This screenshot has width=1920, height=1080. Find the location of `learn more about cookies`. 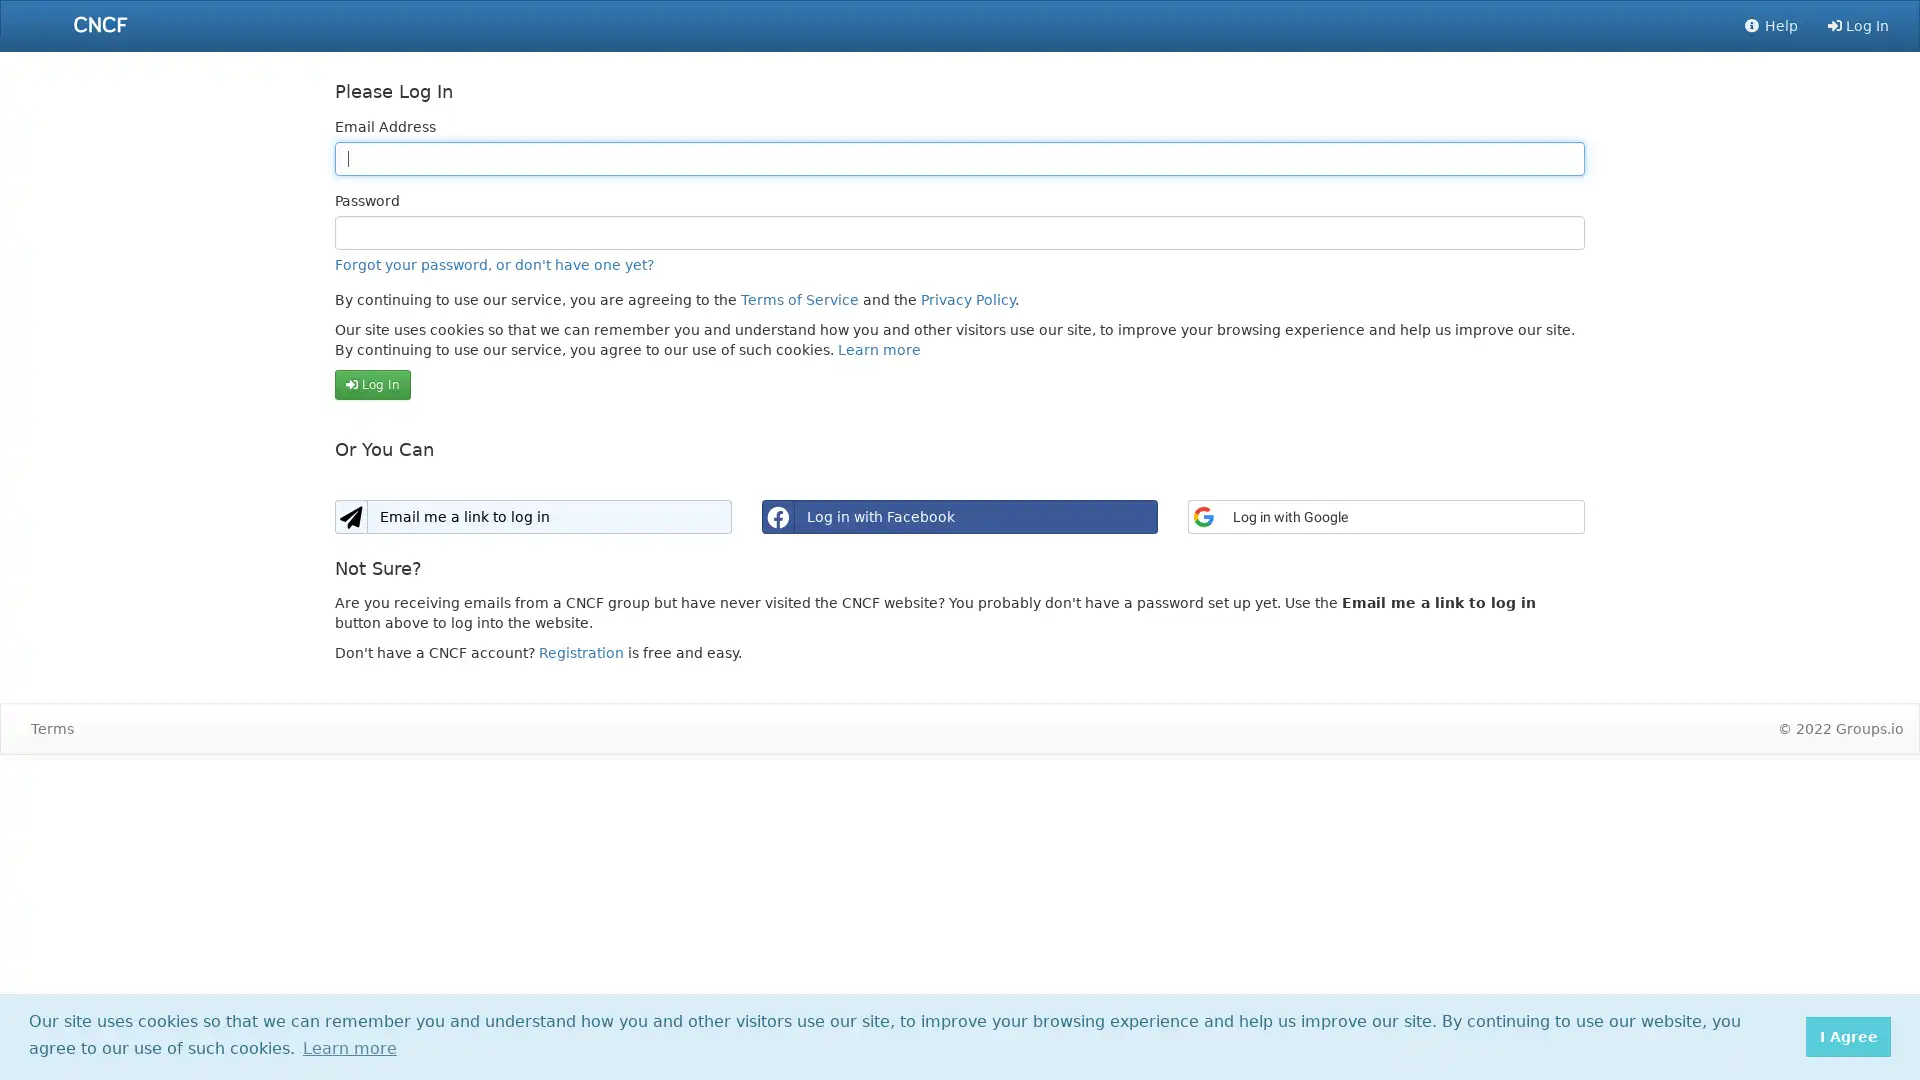

learn more about cookies is located at coordinates (349, 1047).